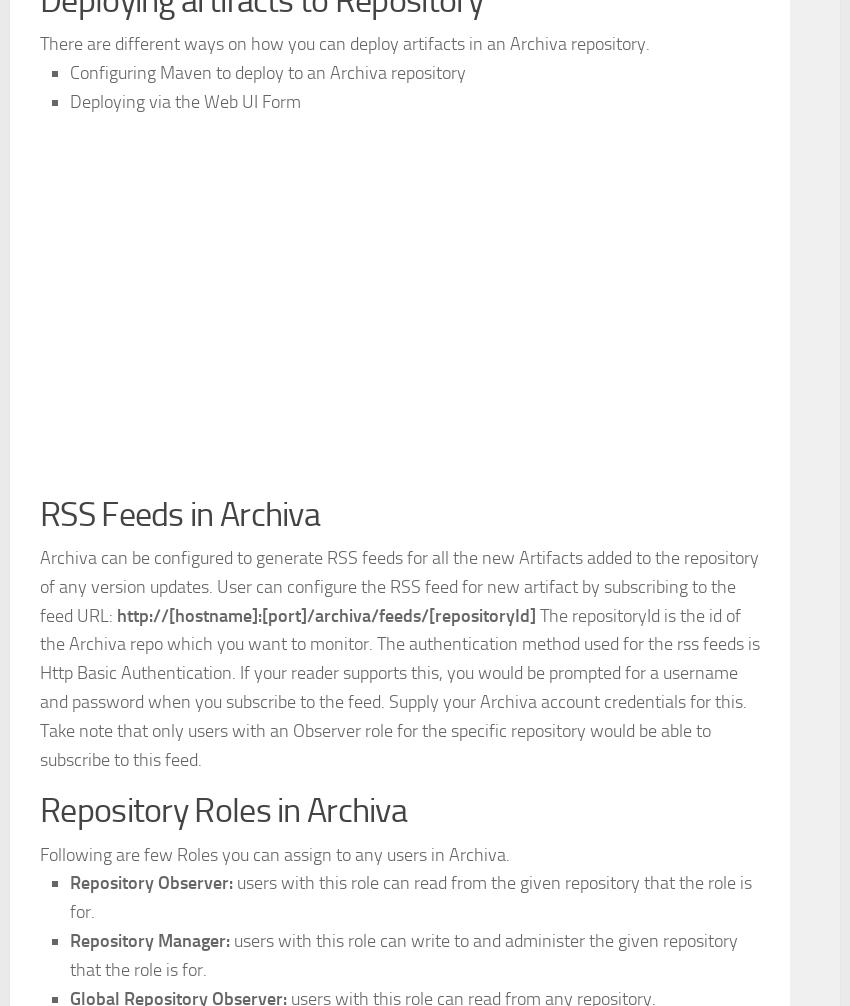 The height and width of the screenshot is (1006, 850). What do you see at coordinates (70, 205) in the screenshot?
I see `'settings'` at bounding box center [70, 205].